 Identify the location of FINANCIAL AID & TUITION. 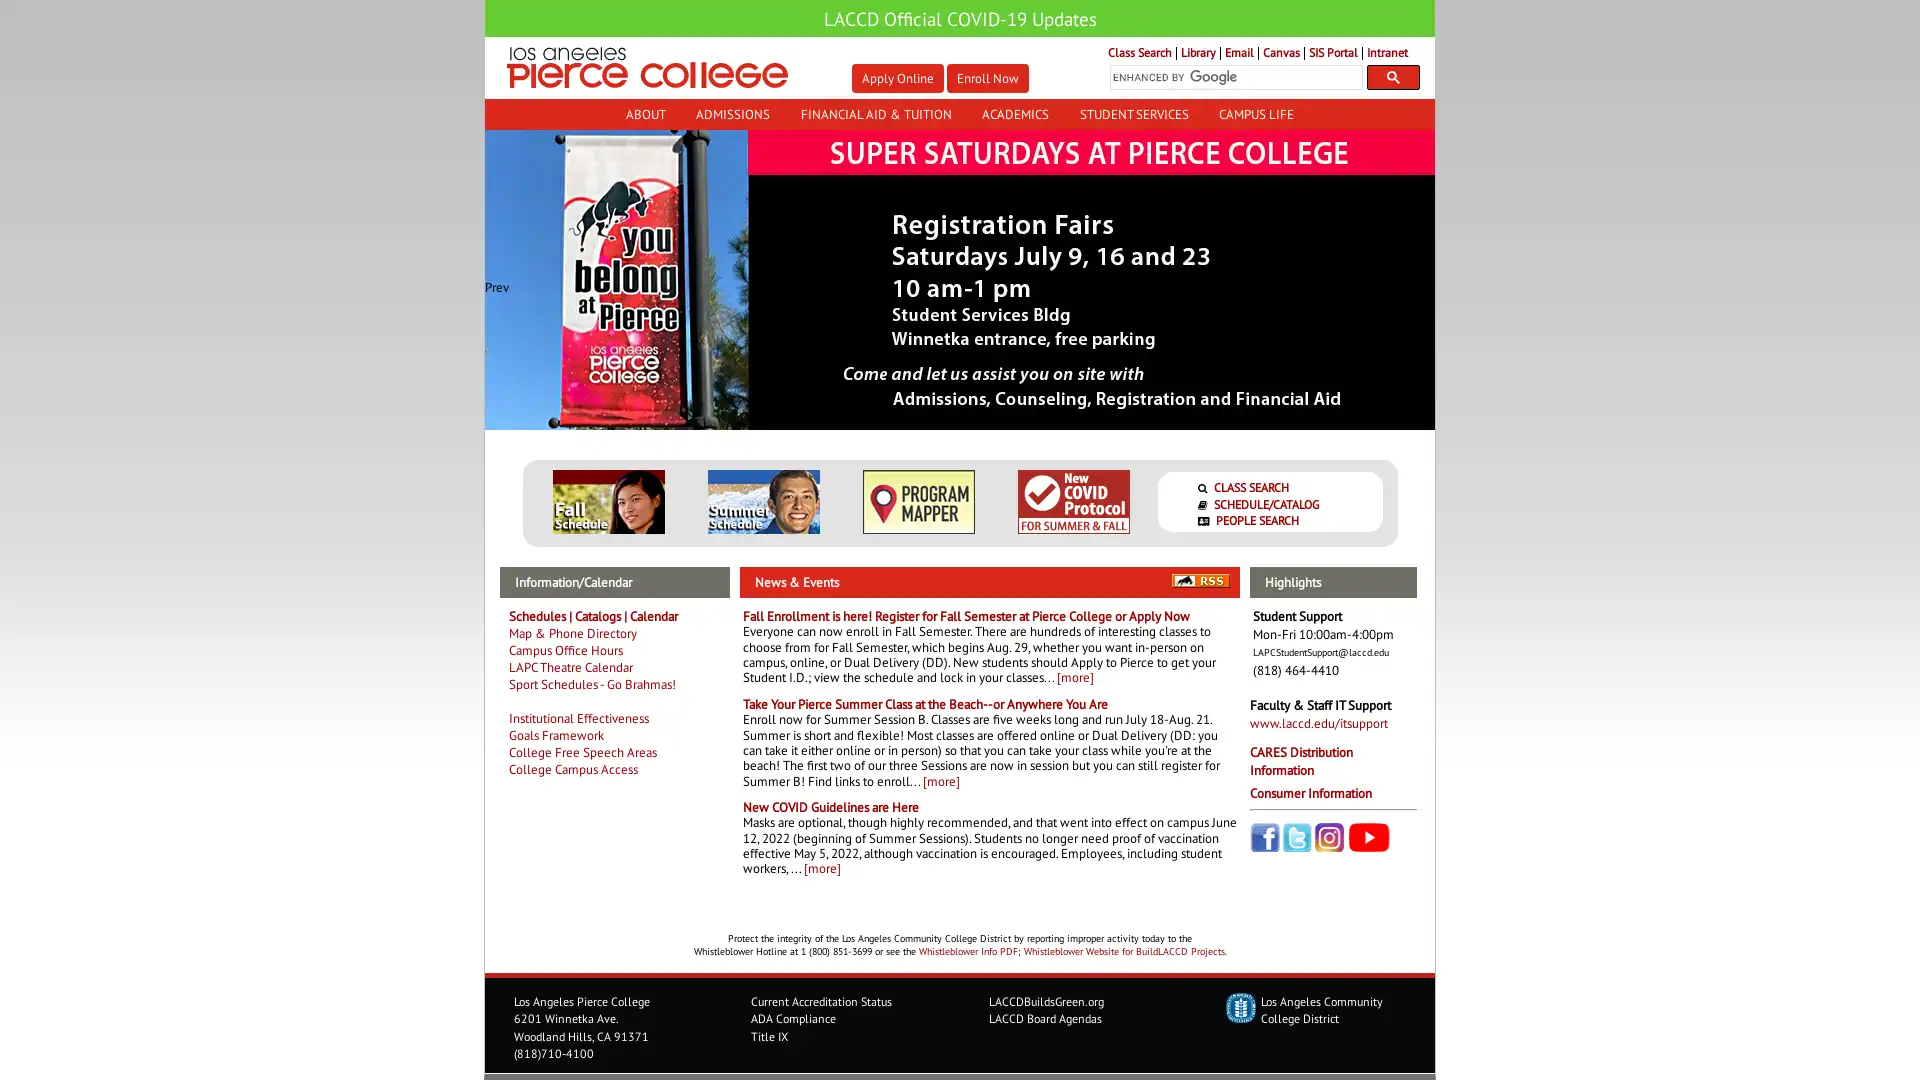
(875, 114).